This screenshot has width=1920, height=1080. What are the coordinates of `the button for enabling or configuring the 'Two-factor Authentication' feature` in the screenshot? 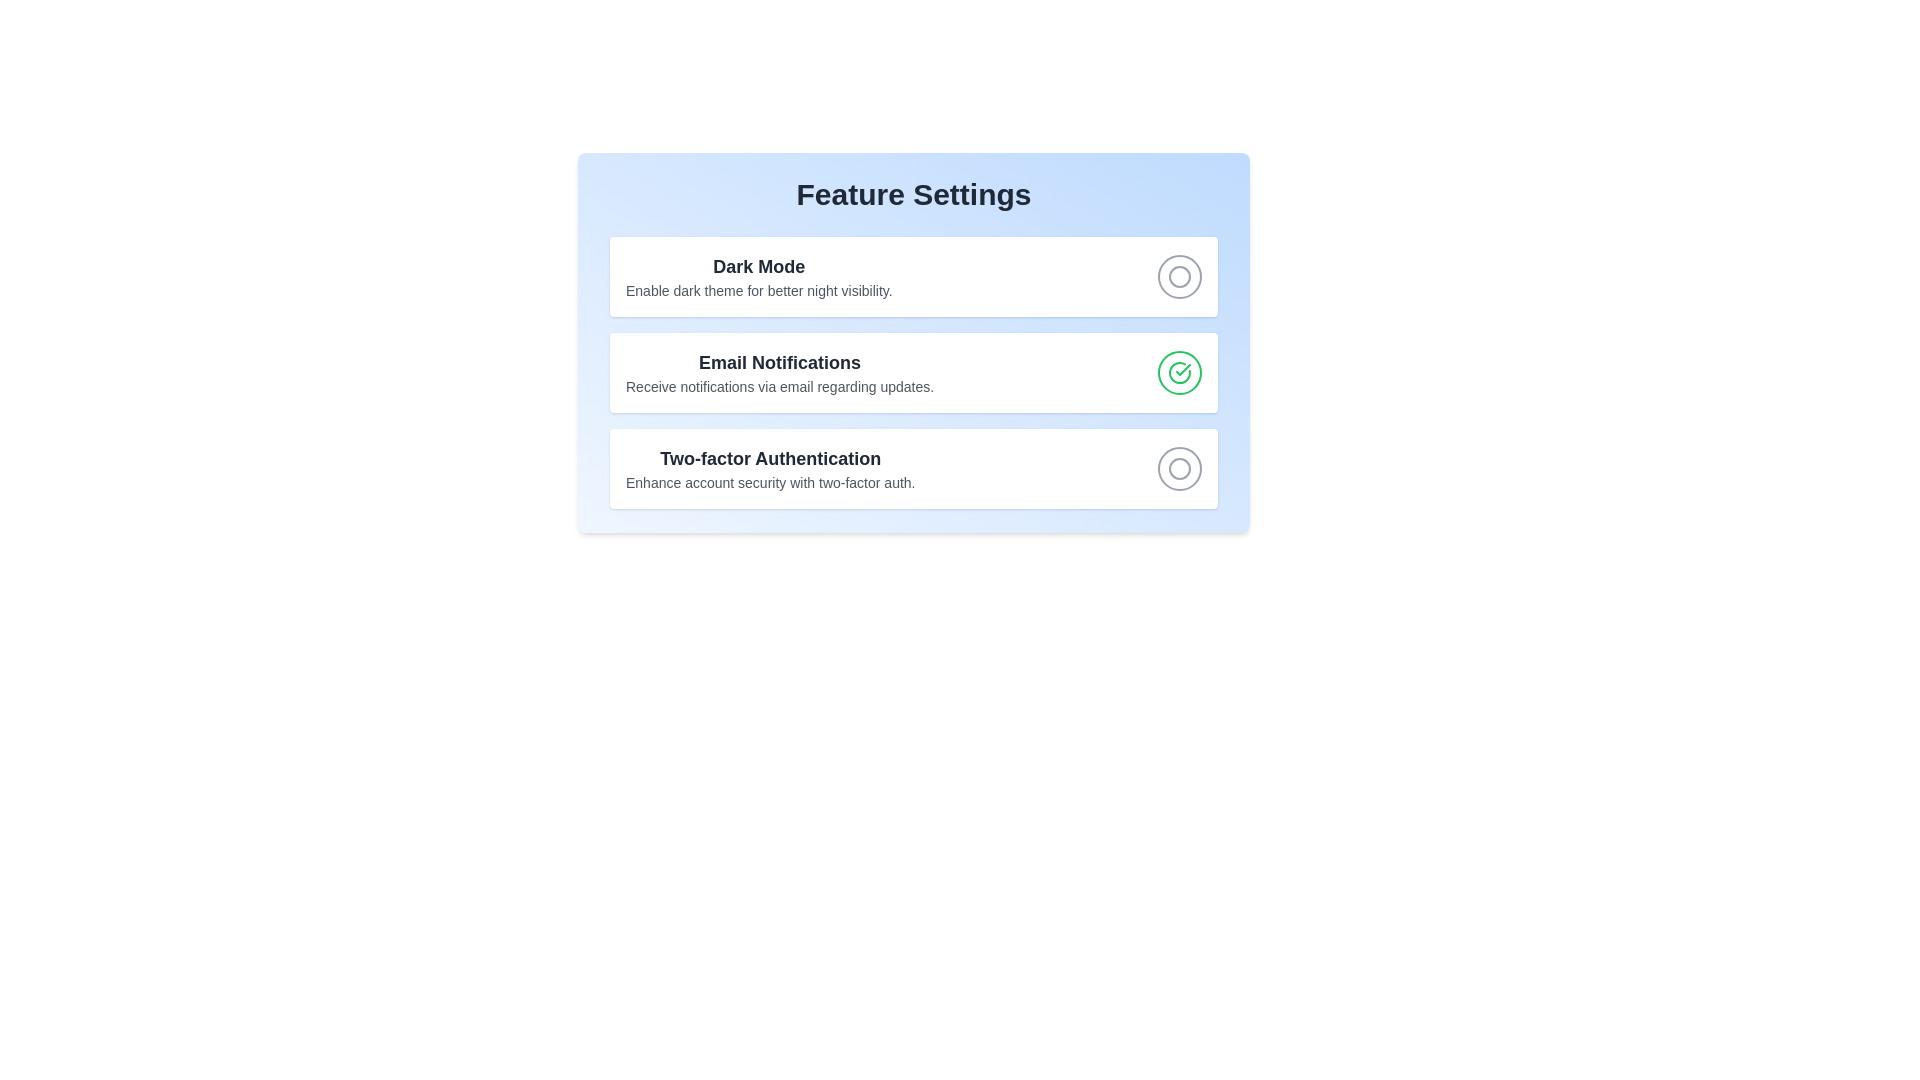 It's located at (1180, 469).